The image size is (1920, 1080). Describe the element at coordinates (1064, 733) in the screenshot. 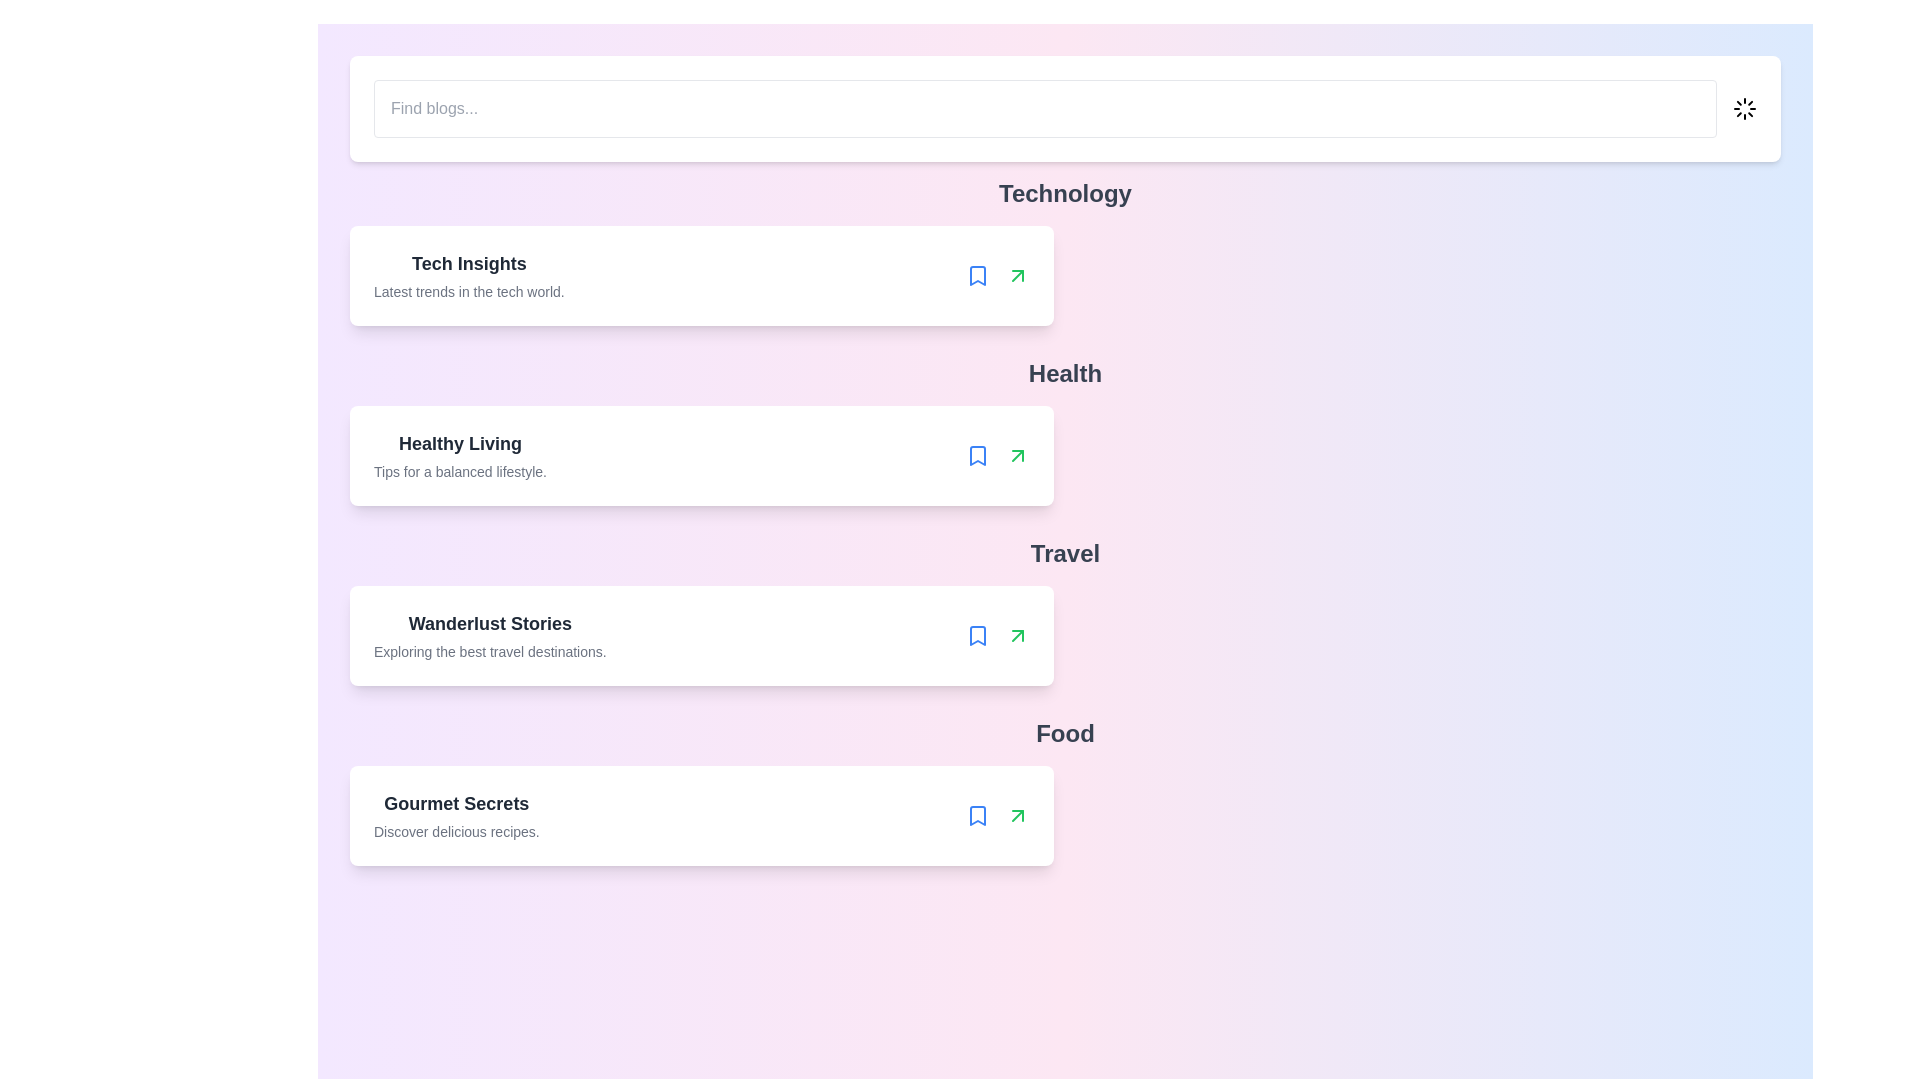

I see `the section heading that indicates the category for the content below it, located near the bottom of a section list, right above the 'Gourmet Secrets' subheading` at that location.